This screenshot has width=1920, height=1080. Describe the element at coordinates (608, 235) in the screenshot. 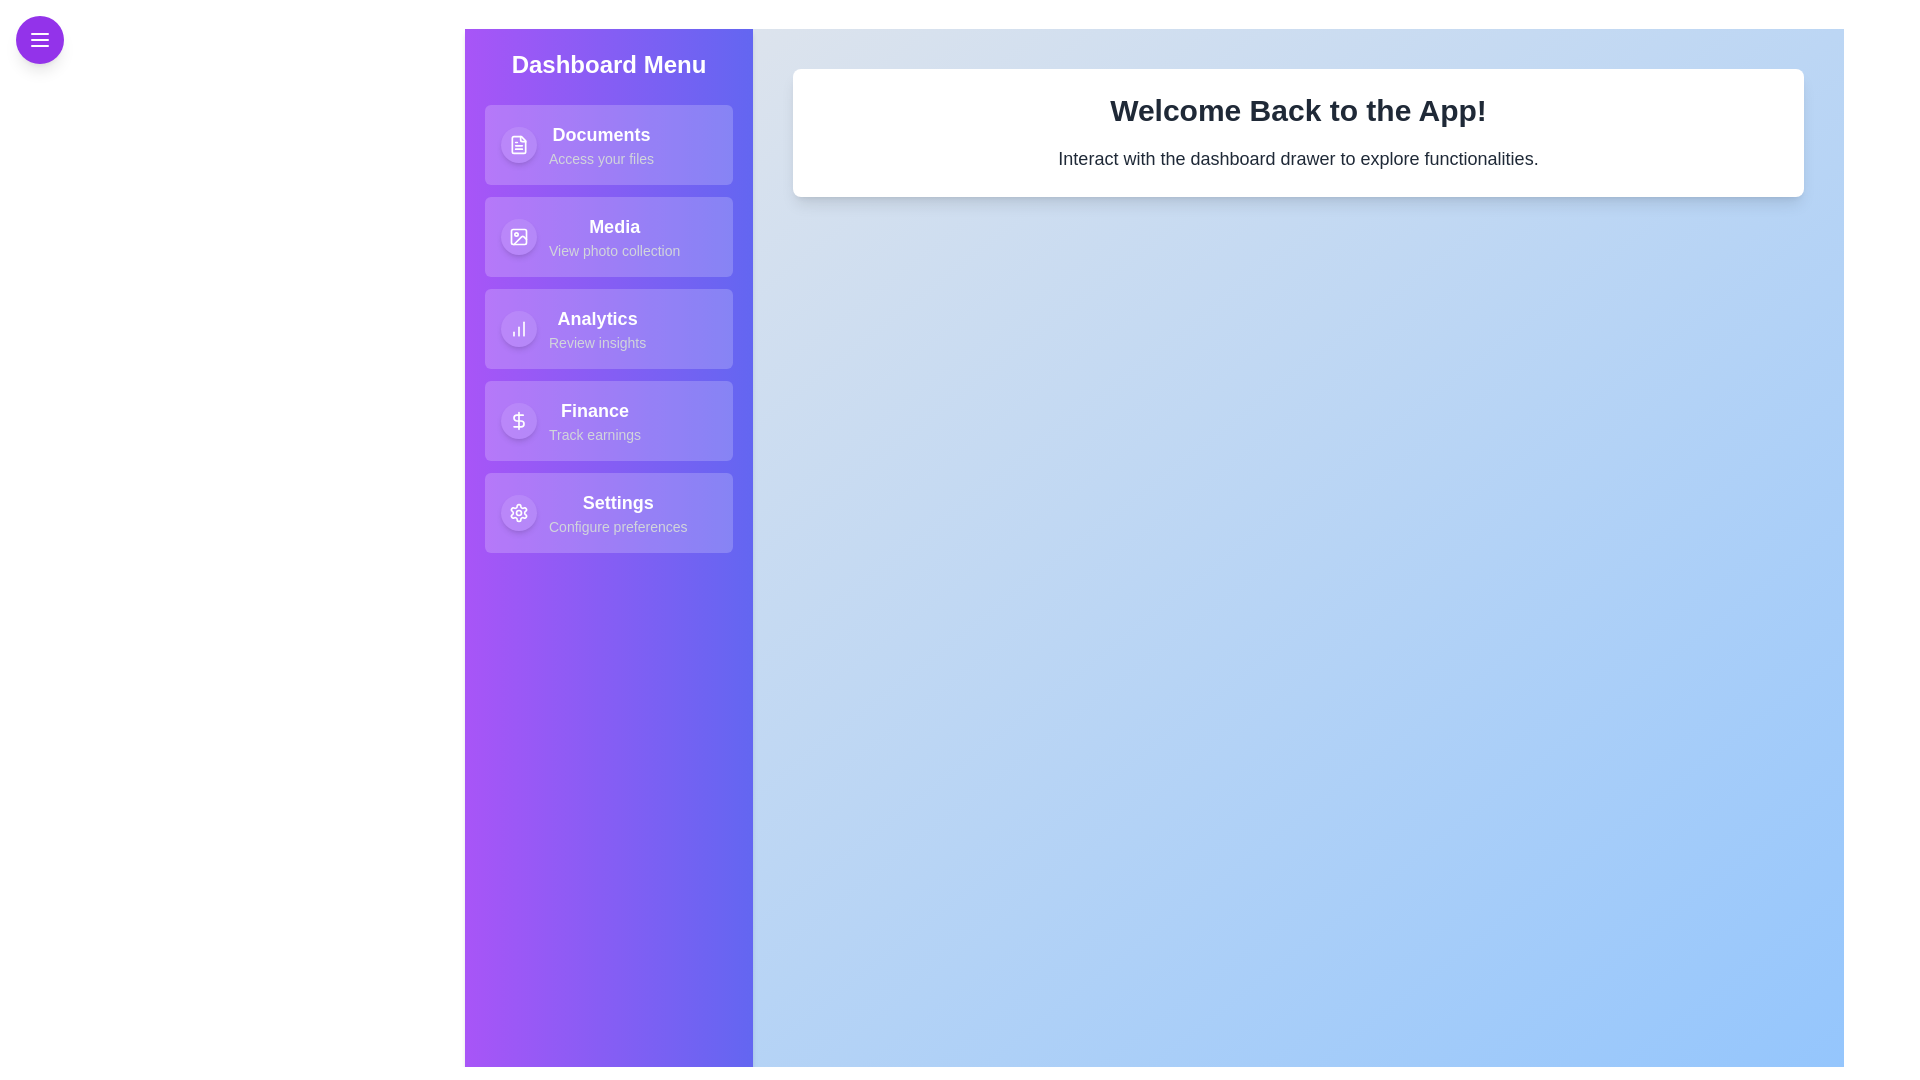

I see `the Media item in the drawer to access its functionality` at that location.